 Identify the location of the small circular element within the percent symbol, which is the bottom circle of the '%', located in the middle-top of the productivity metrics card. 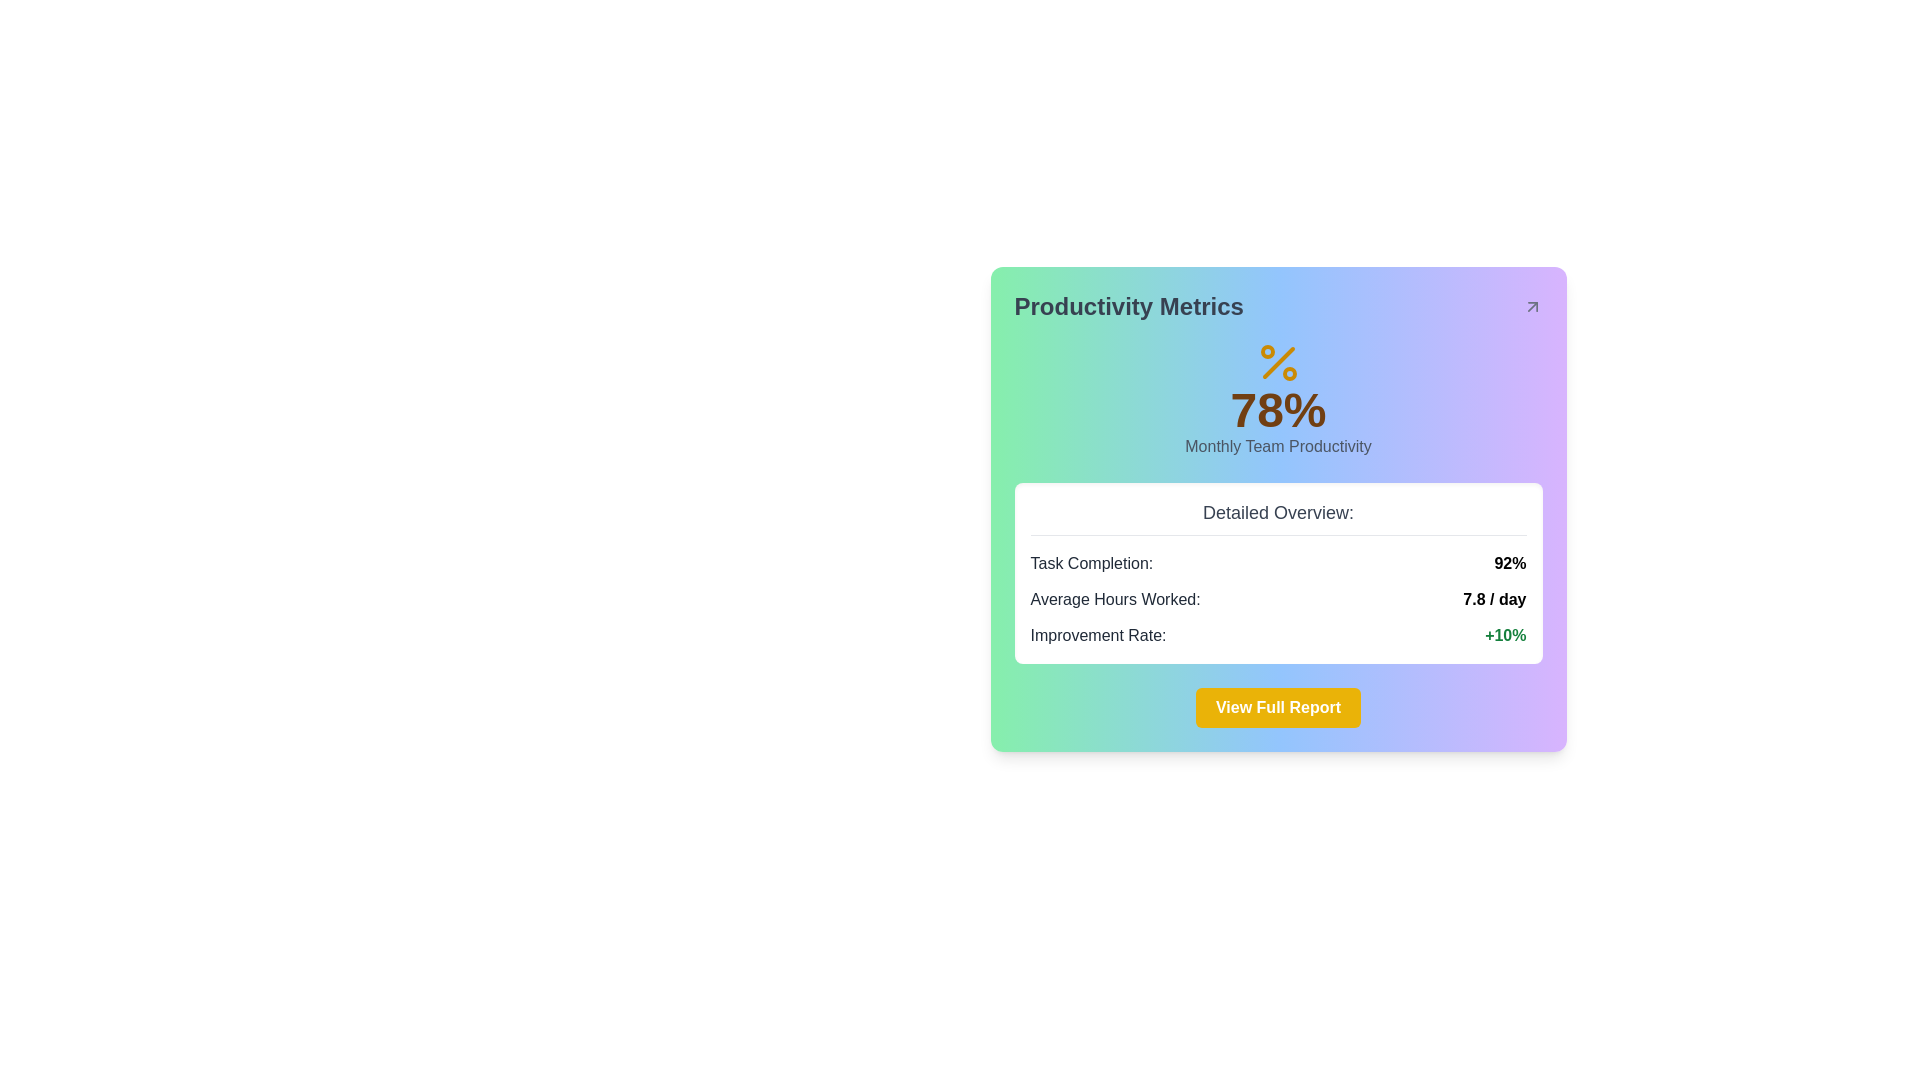
(1289, 374).